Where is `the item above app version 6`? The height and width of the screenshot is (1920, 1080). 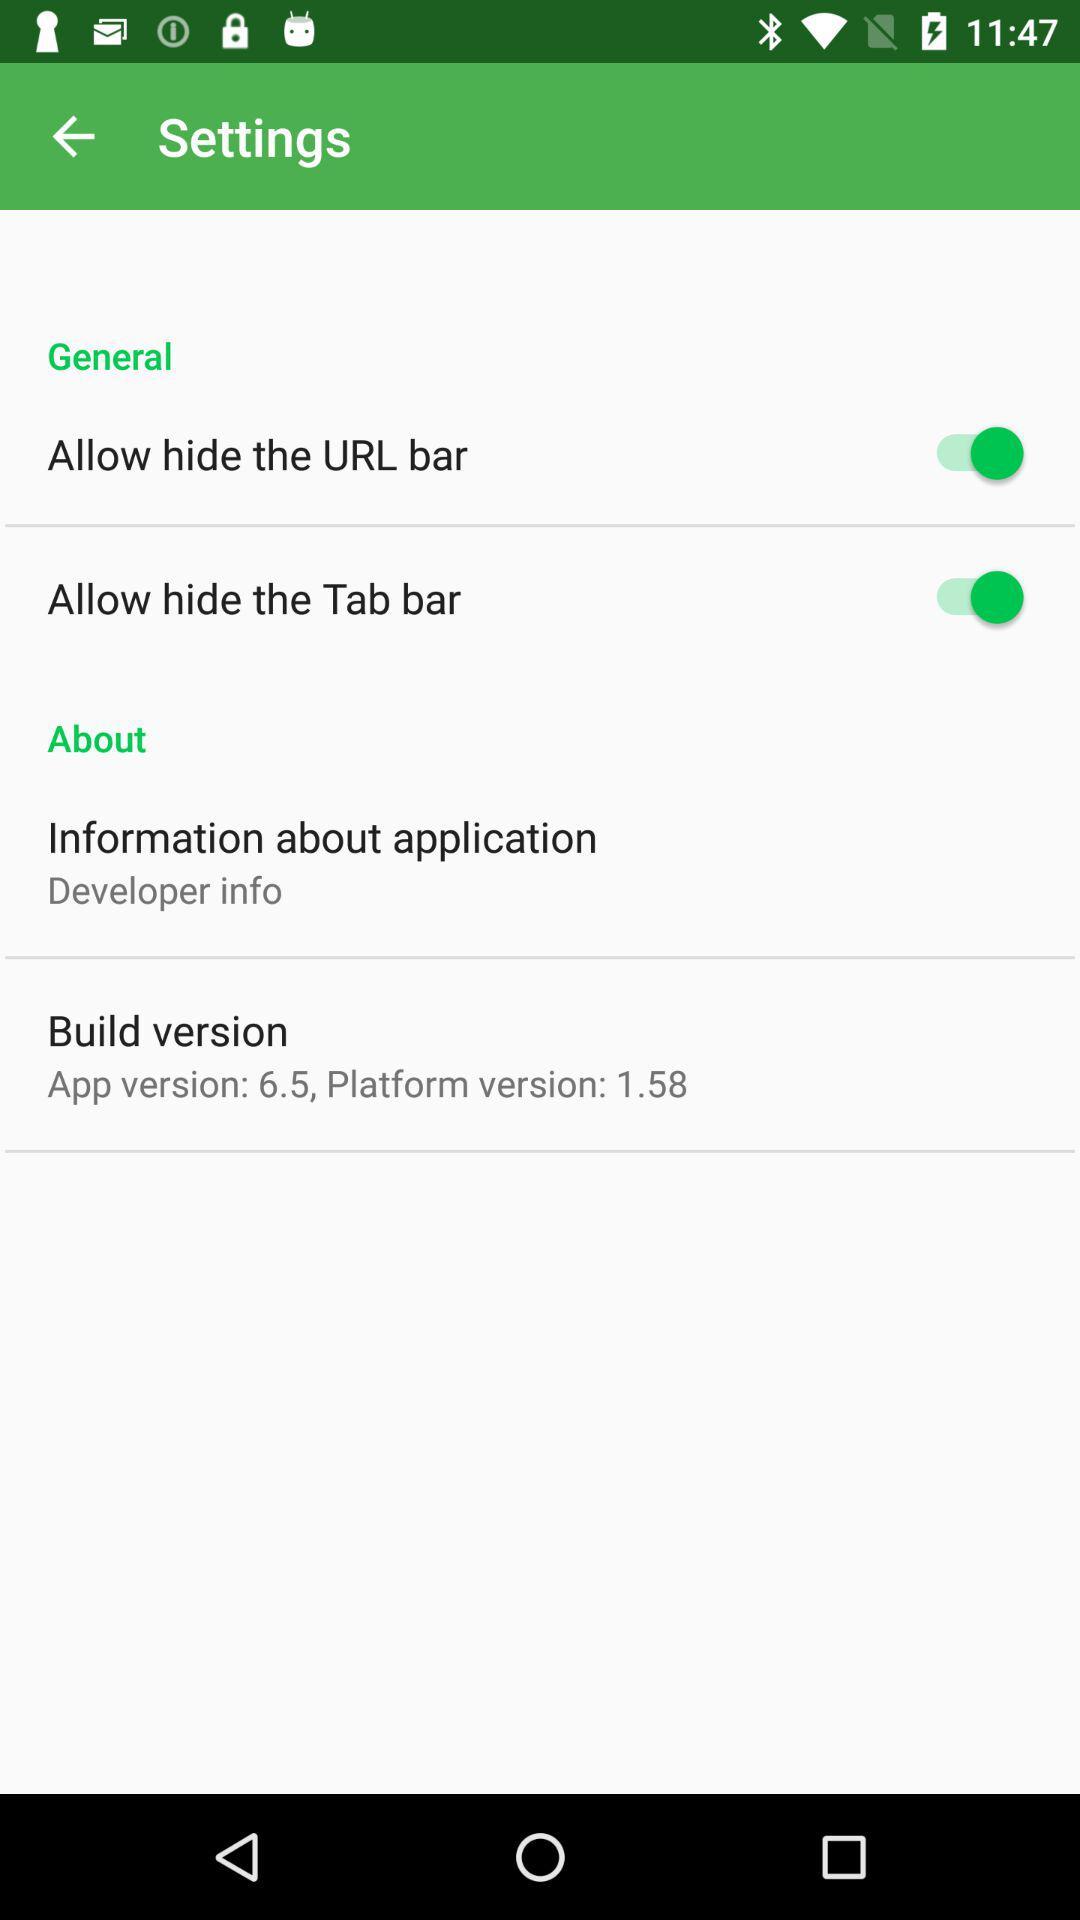 the item above app version 6 is located at coordinates (167, 1029).